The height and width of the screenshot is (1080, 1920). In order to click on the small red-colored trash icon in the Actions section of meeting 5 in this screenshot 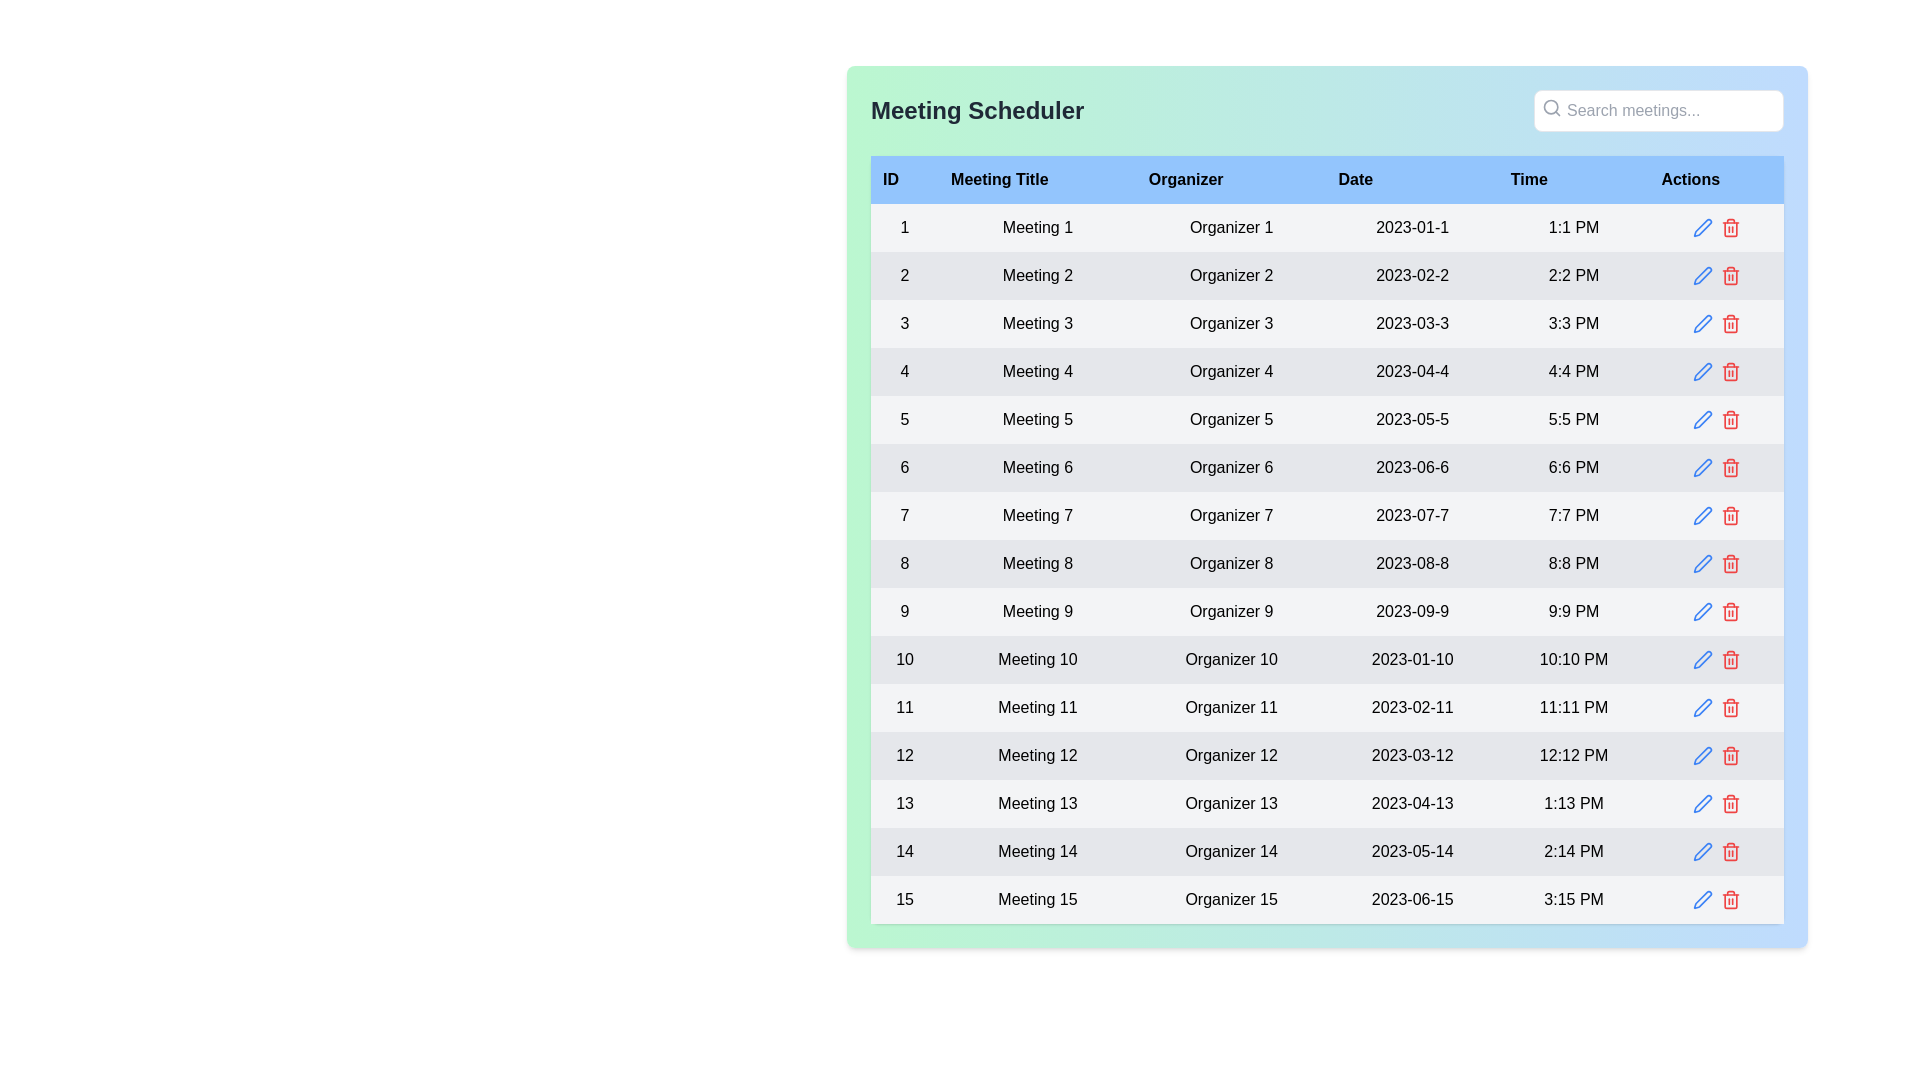, I will do `click(1729, 419)`.